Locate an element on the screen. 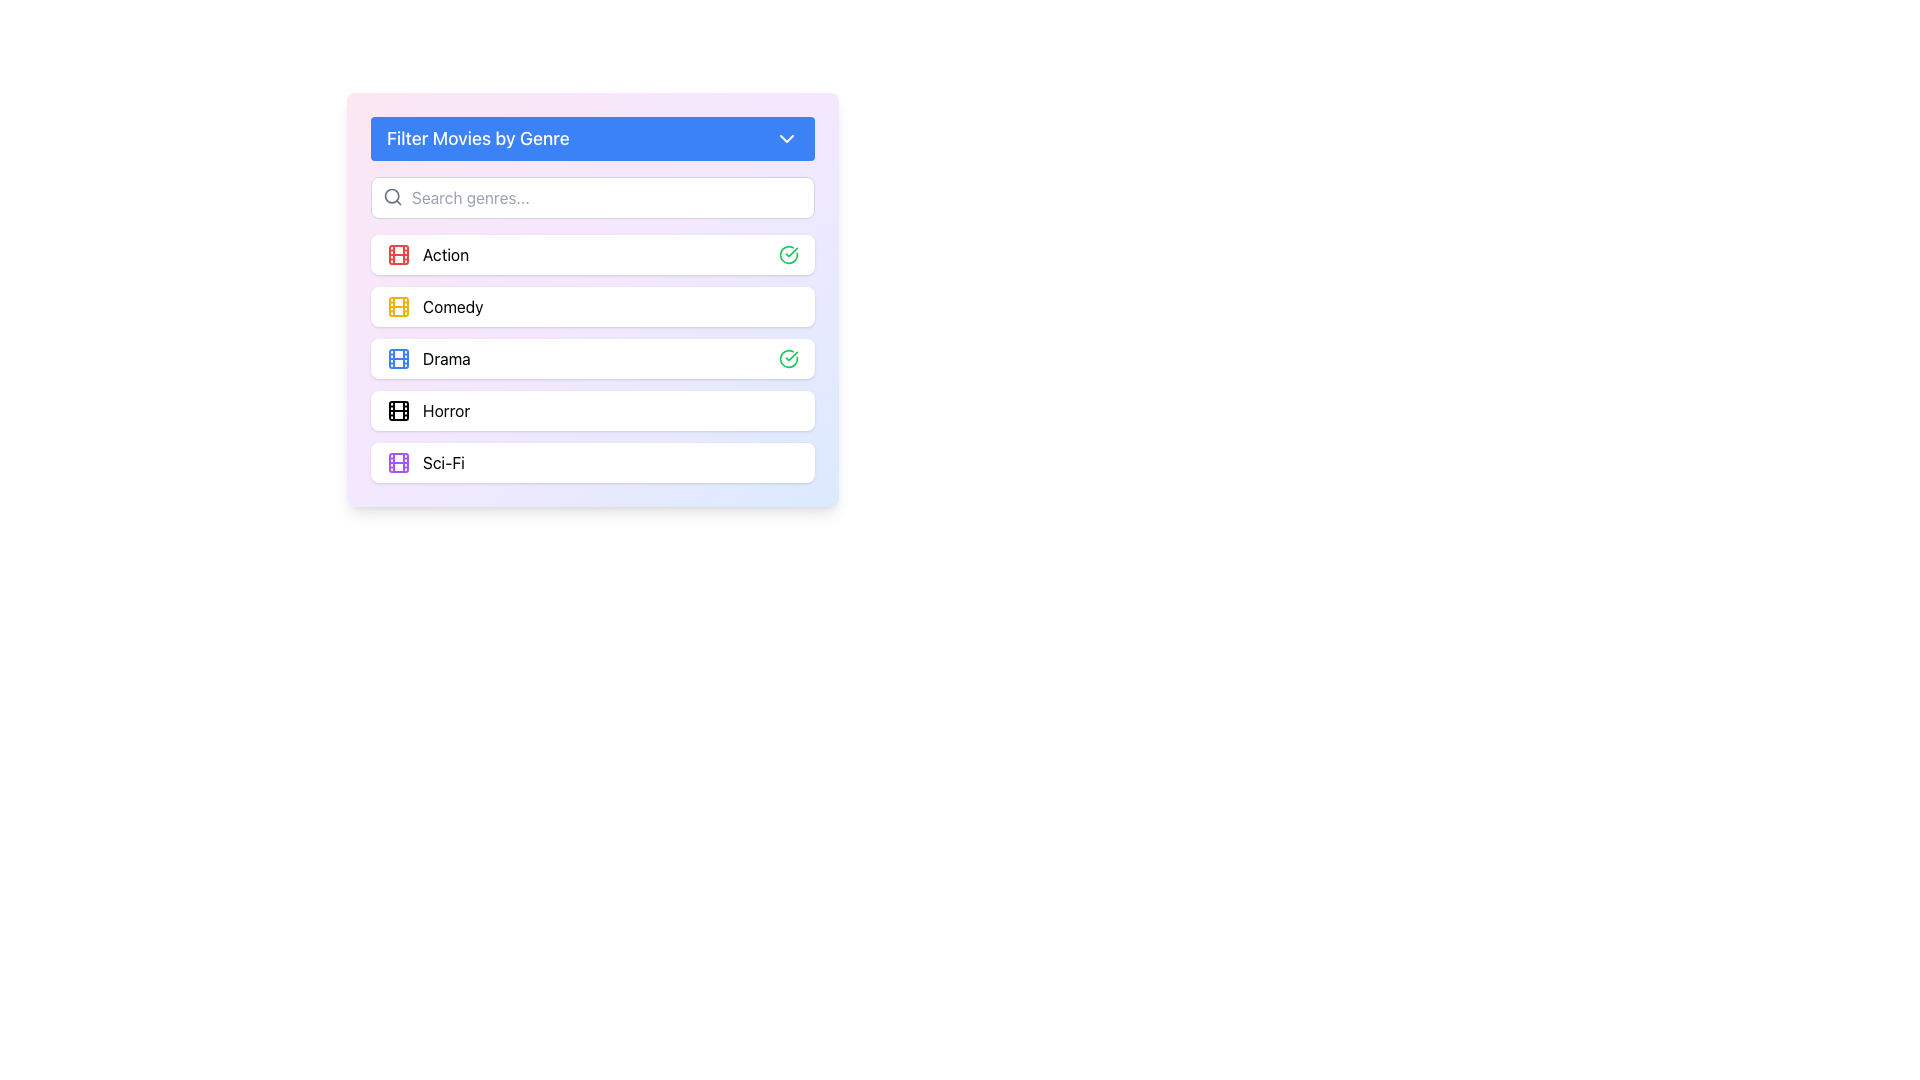 This screenshot has height=1080, width=1920. the yellow decorative graphical element within the film strip icon associated with the 'Comedy' genre, which is the inner rounded rectangle located second in the vertical list of genres is located at coordinates (398, 307).